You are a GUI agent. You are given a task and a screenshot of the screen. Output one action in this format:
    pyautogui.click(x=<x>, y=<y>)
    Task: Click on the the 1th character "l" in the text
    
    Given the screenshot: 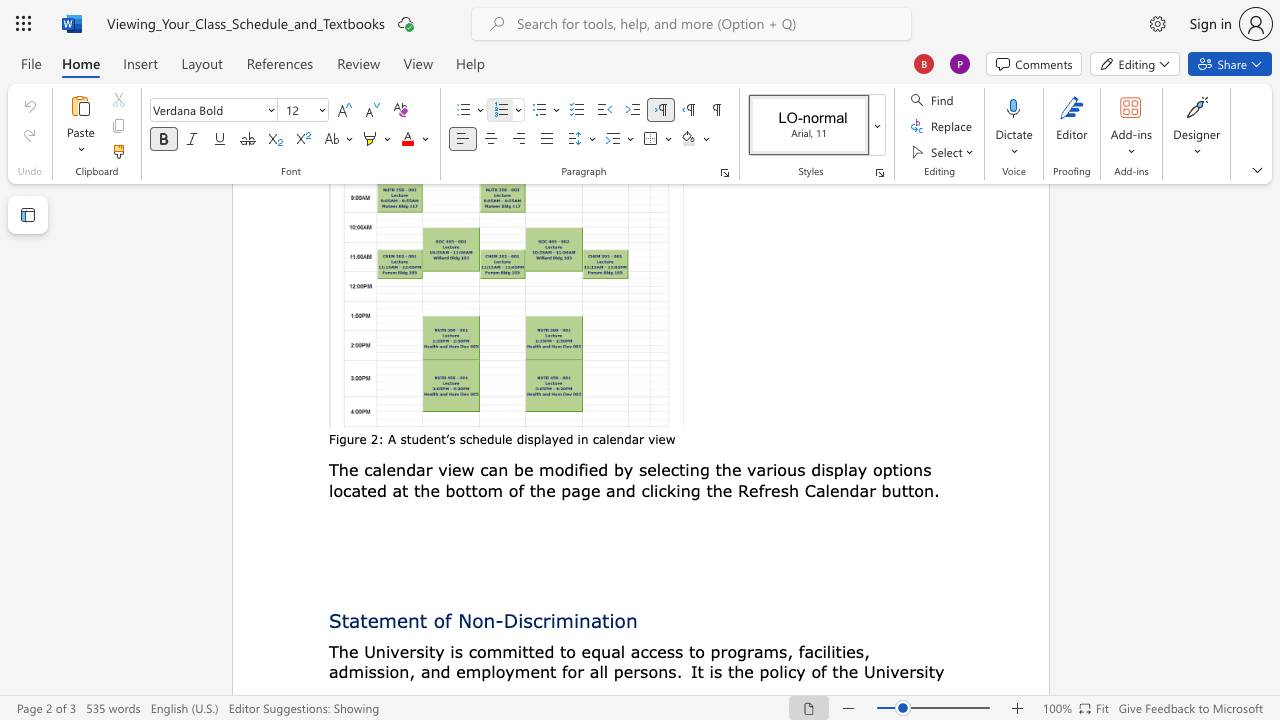 What is the action you would take?
    pyautogui.click(x=384, y=469)
    